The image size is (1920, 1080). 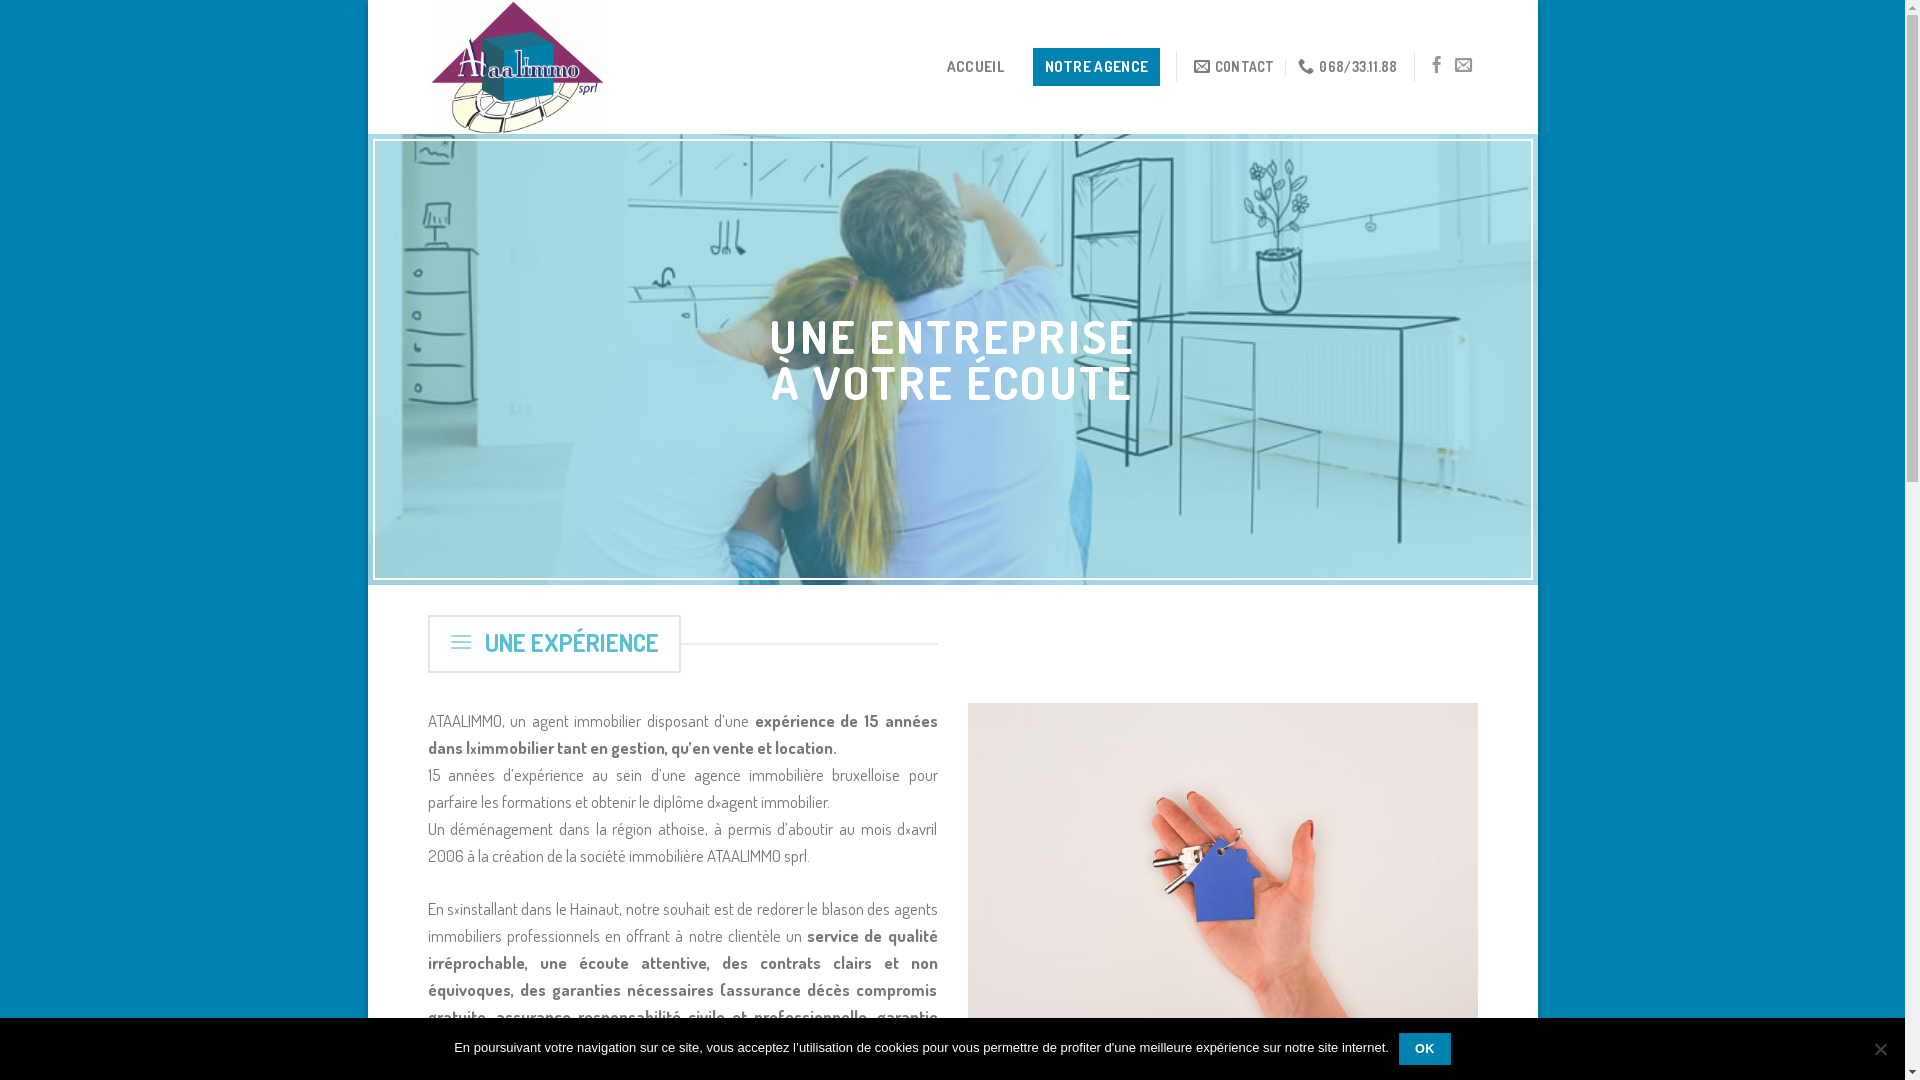 I want to click on 'Nous envoyer un email', so click(x=1454, y=64).